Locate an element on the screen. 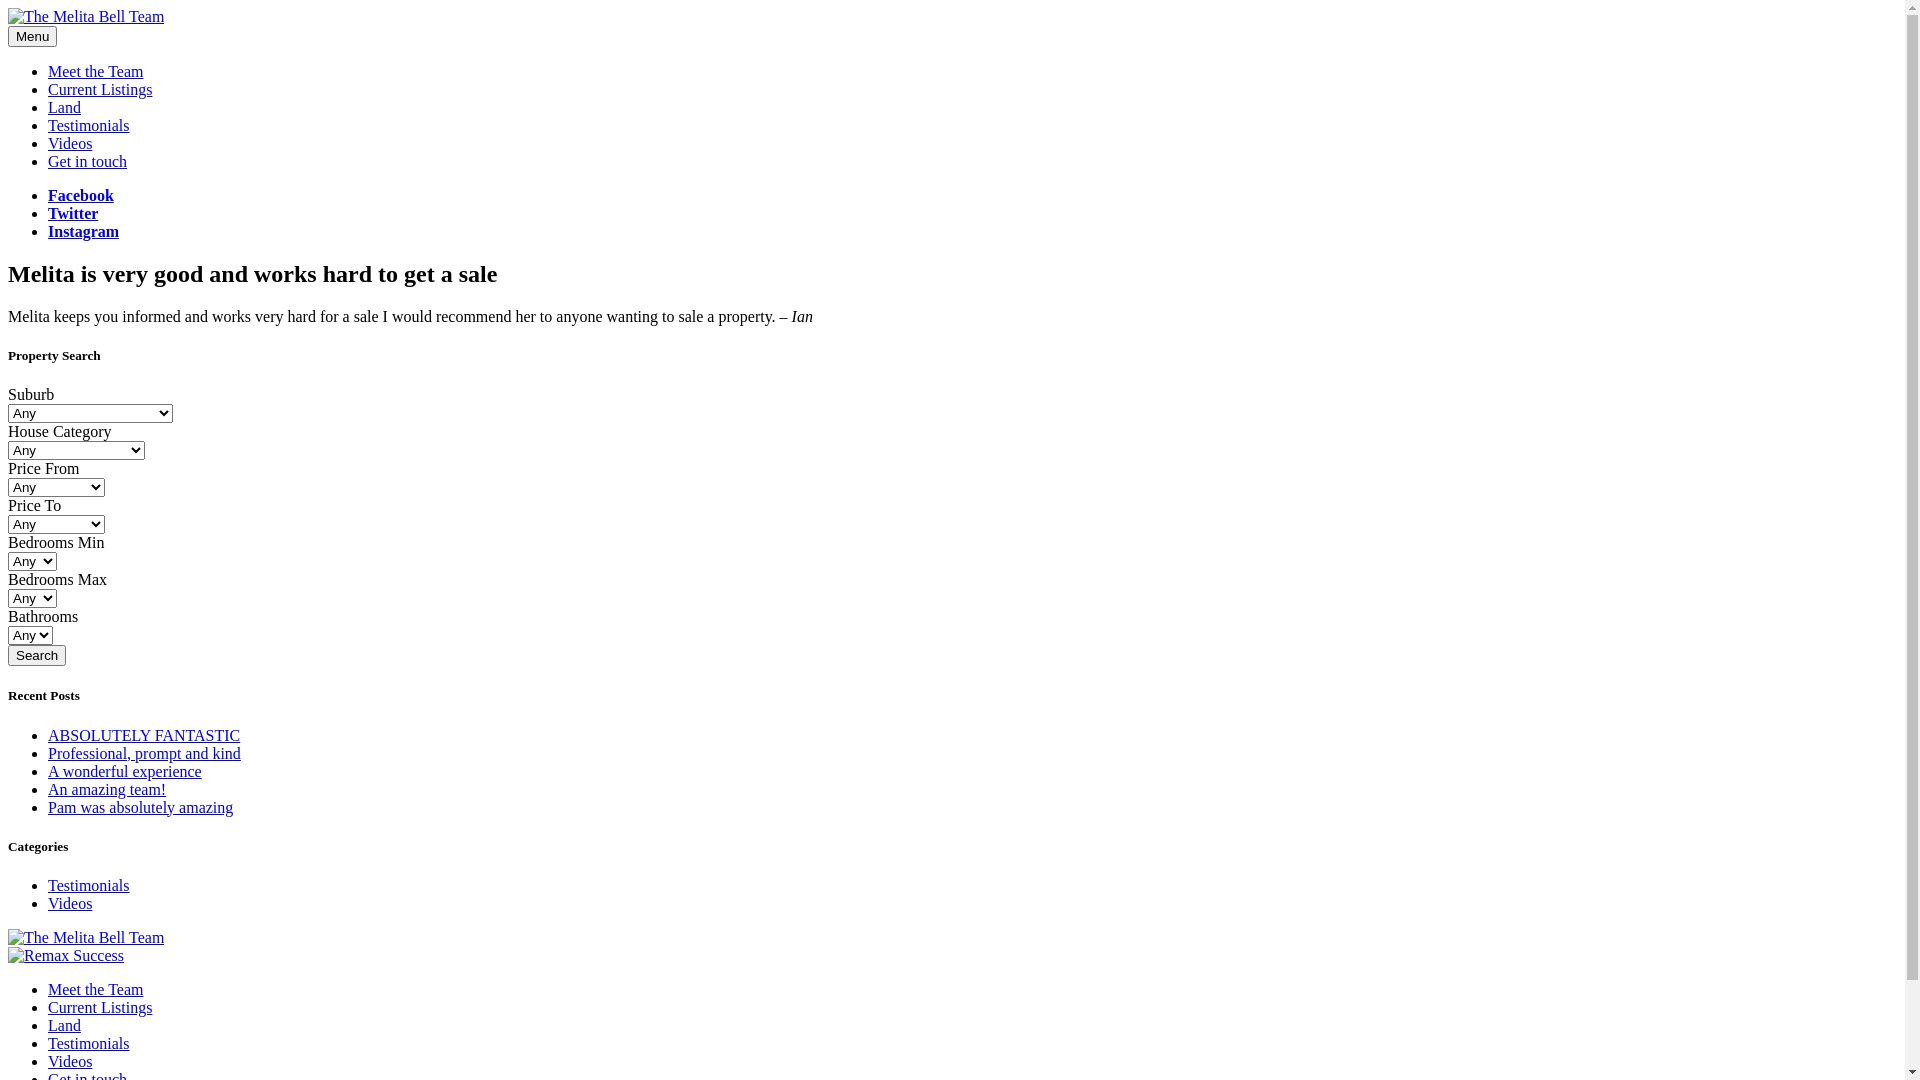 Image resolution: width=1920 pixels, height=1080 pixels. 'Testimonials' is located at coordinates (88, 125).